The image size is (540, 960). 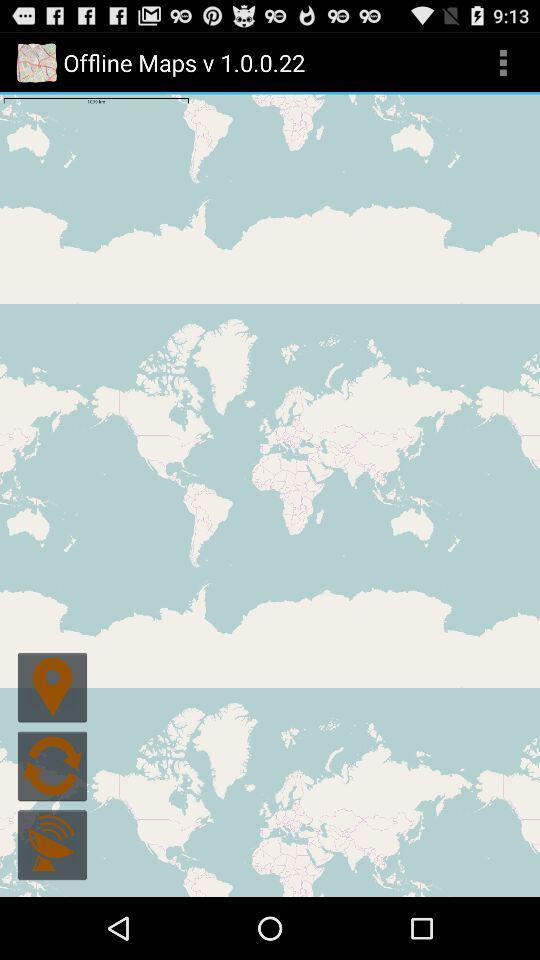 What do you see at coordinates (52, 734) in the screenshot?
I see `the location icon` at bounding box center [52, 734].